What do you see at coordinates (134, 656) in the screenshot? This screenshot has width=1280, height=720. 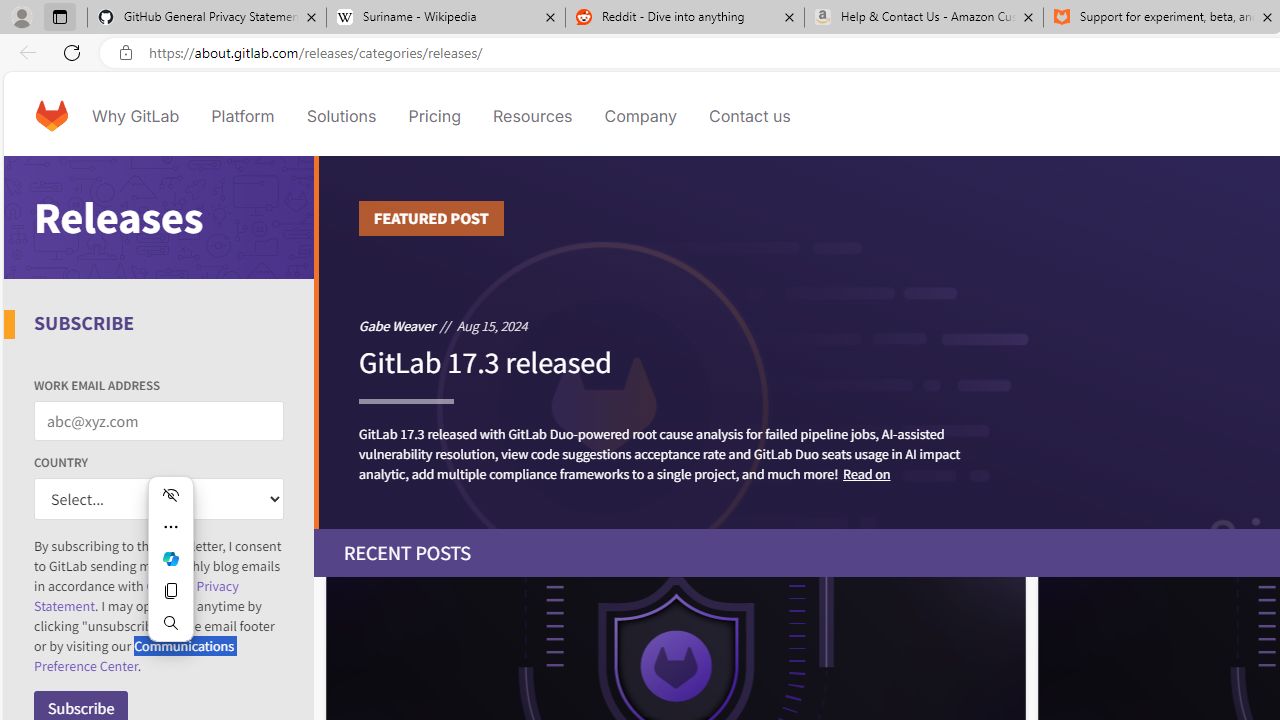 I see `'Communications Preference Center'` at bounding box center [134, 656].